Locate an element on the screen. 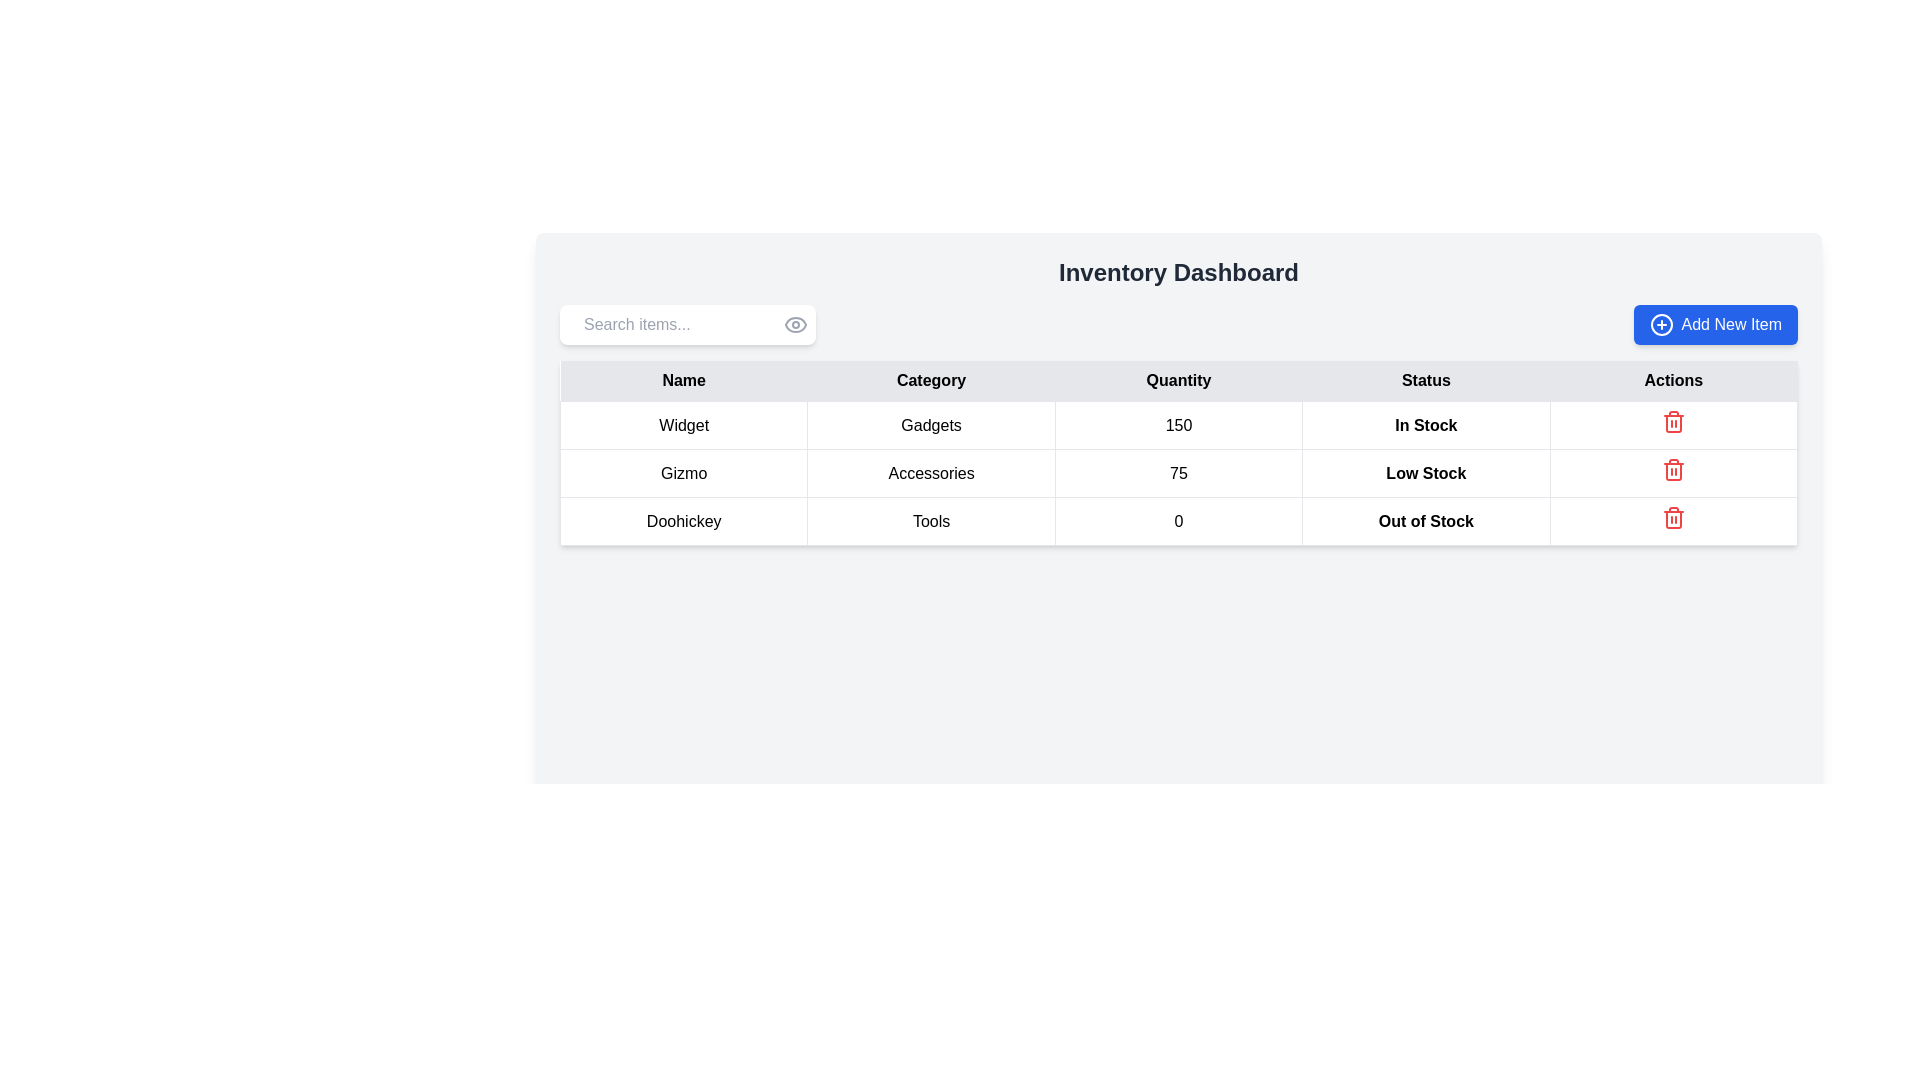  the third row of the inventory data table which contains 'Doohickey', 'Tools', '0', 'Out of Stock', and a trash icon for further actions is located at coordinates (1179, 519).